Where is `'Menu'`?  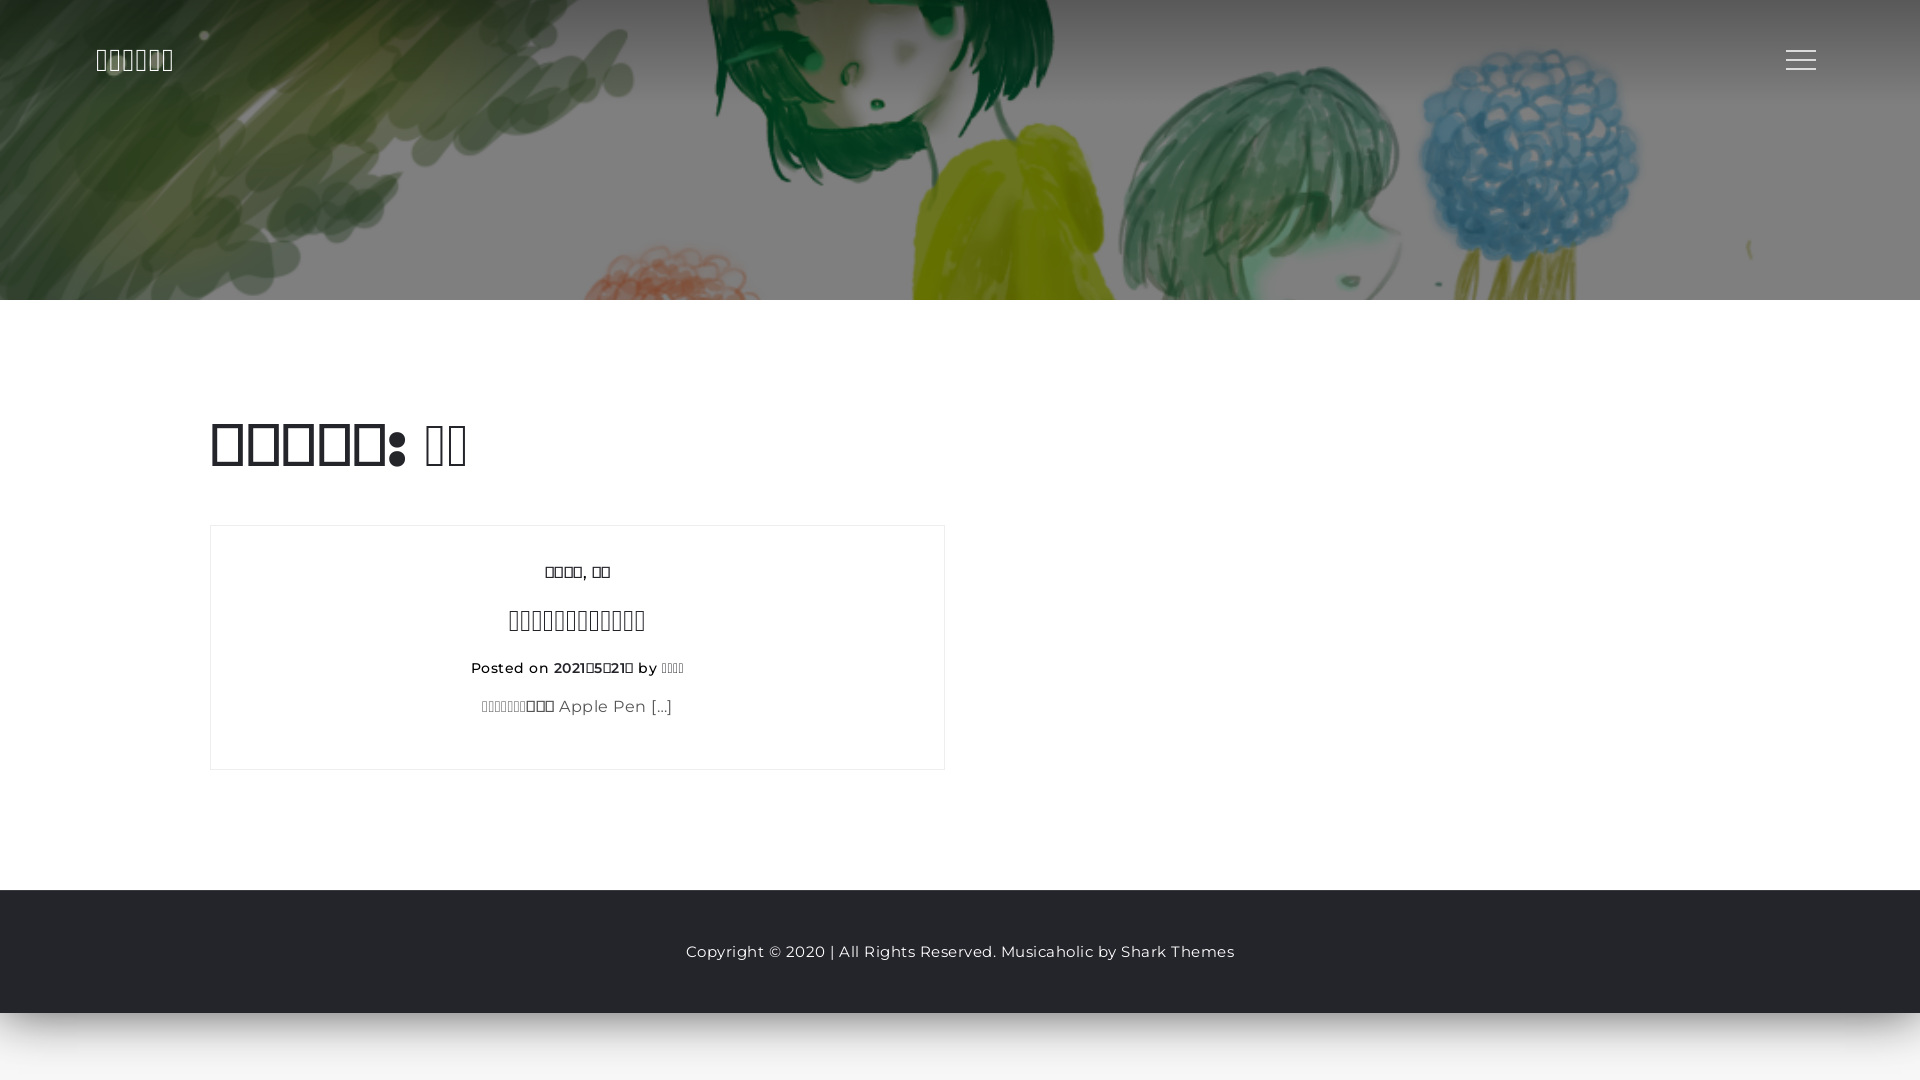 'Menu' is located at coordinates (1799, 59).